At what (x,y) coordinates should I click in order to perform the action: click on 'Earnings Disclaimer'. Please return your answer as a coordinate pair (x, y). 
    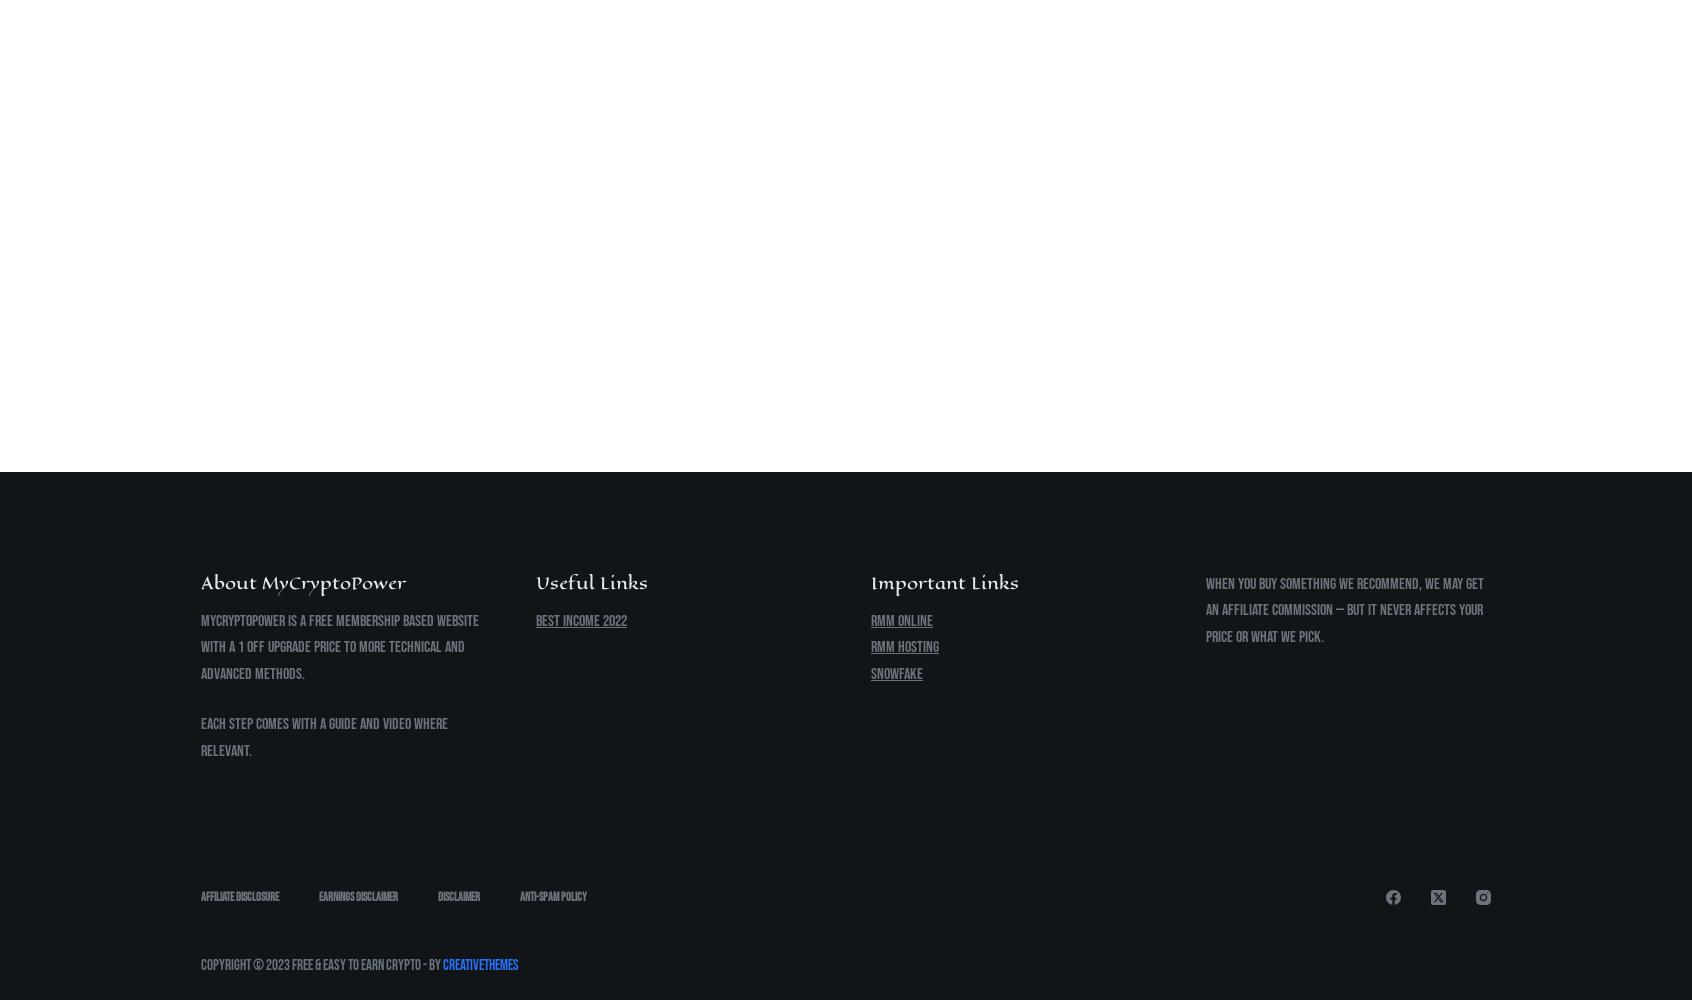
    Looking at the image, I should click on (358, 896).